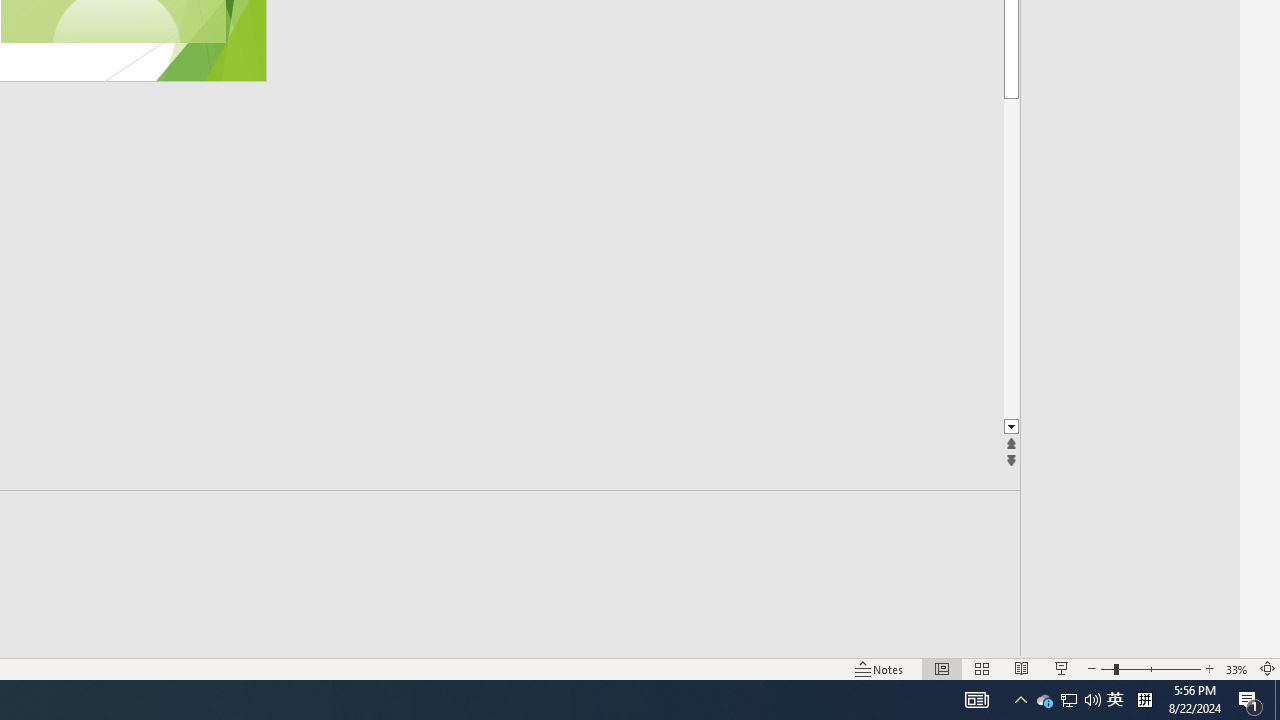 This screenshot has width=1280, height=720. What do you see at coordinates (1106, 669) in the screenshot?
I see `'Zoom Out'` at bounding box center [1106, 669].